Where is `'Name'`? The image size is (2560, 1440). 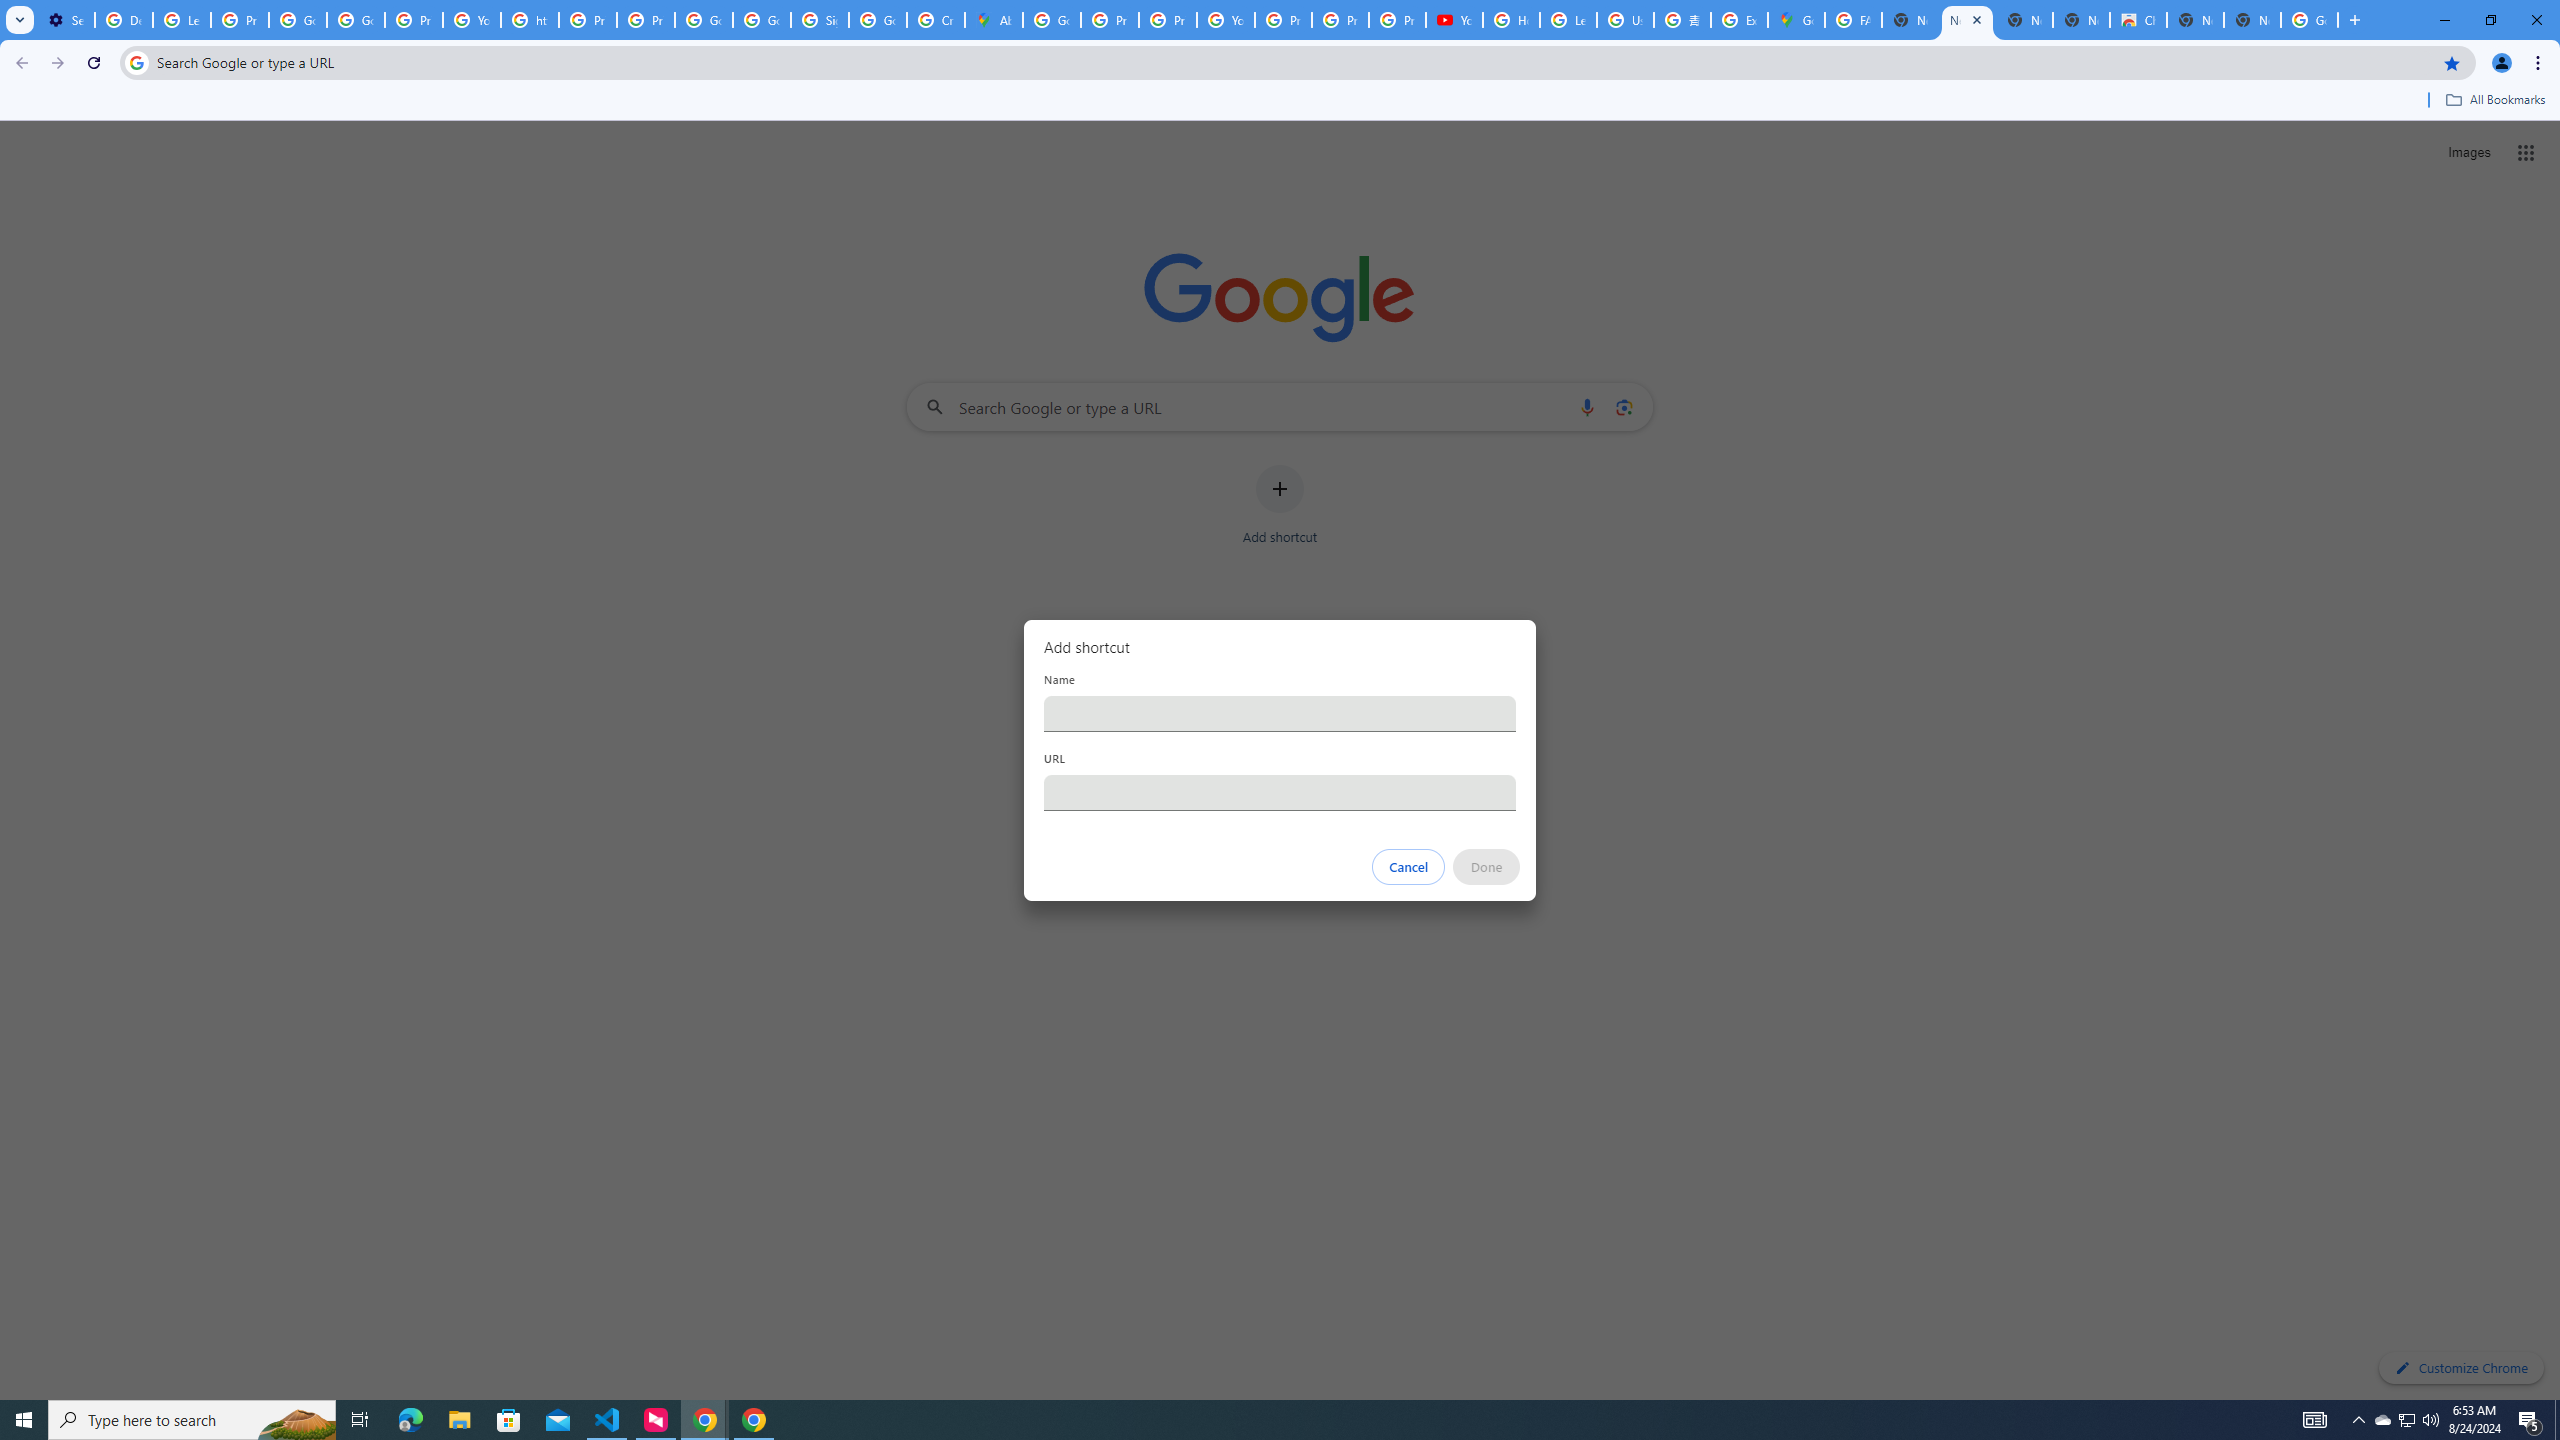
'Name' is located at coordinates (1280, 712).